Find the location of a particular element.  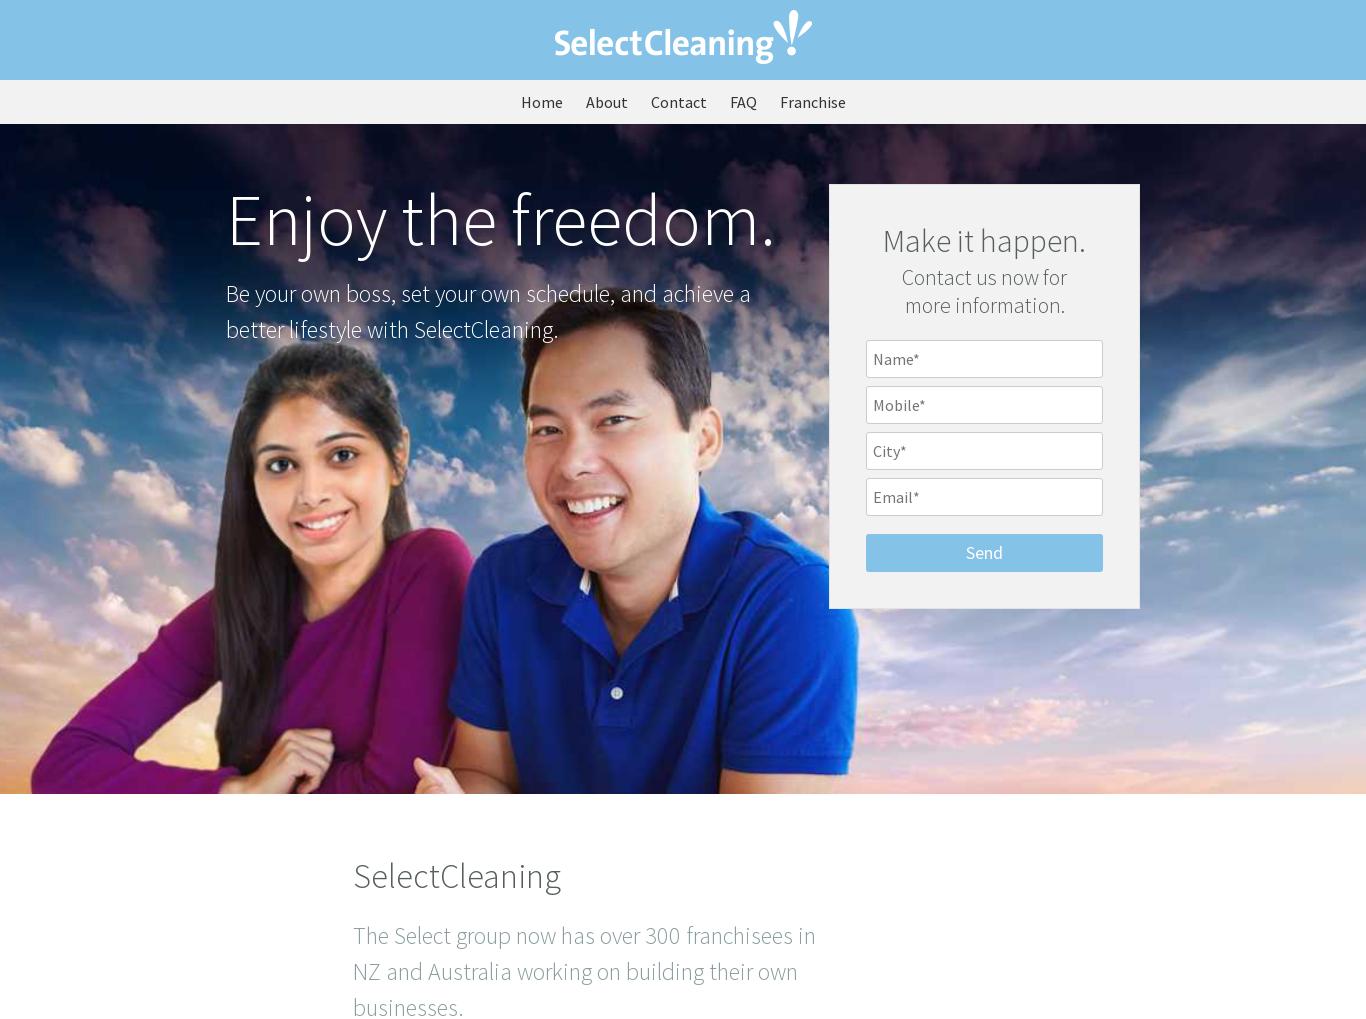

'About' is located at coordinates (604, 101).